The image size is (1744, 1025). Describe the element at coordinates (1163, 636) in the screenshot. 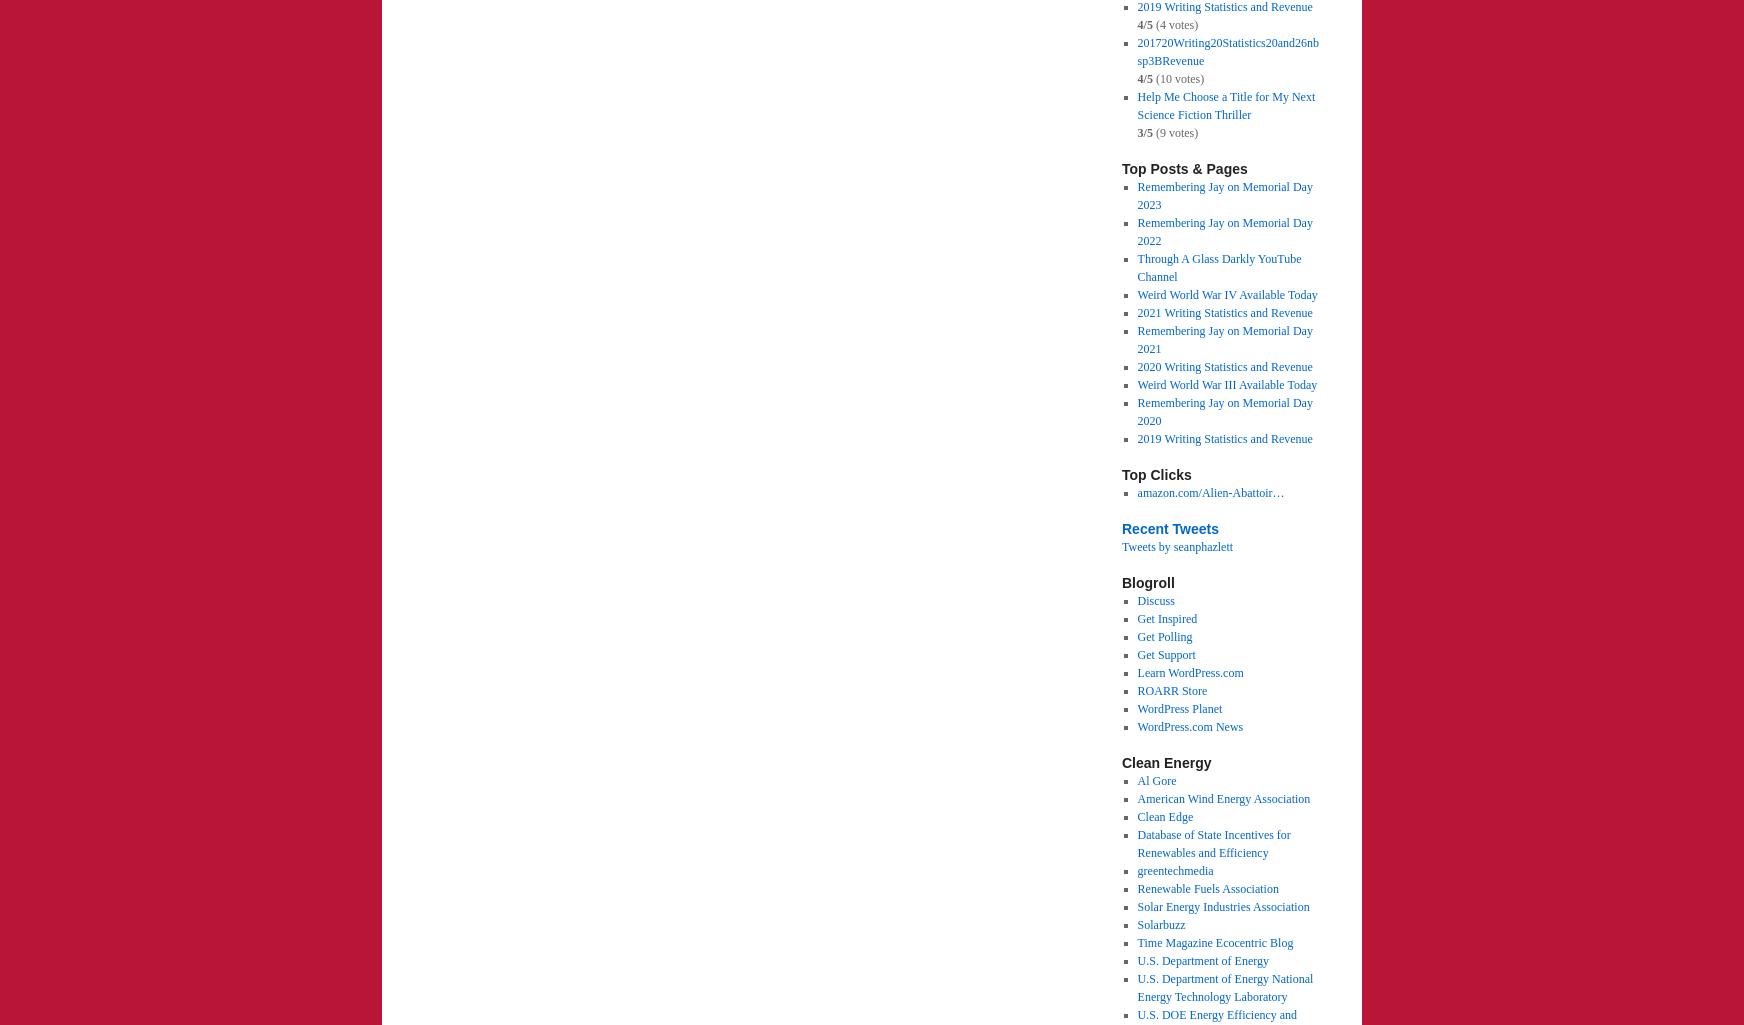

I see `'Get Polling'` at that location.